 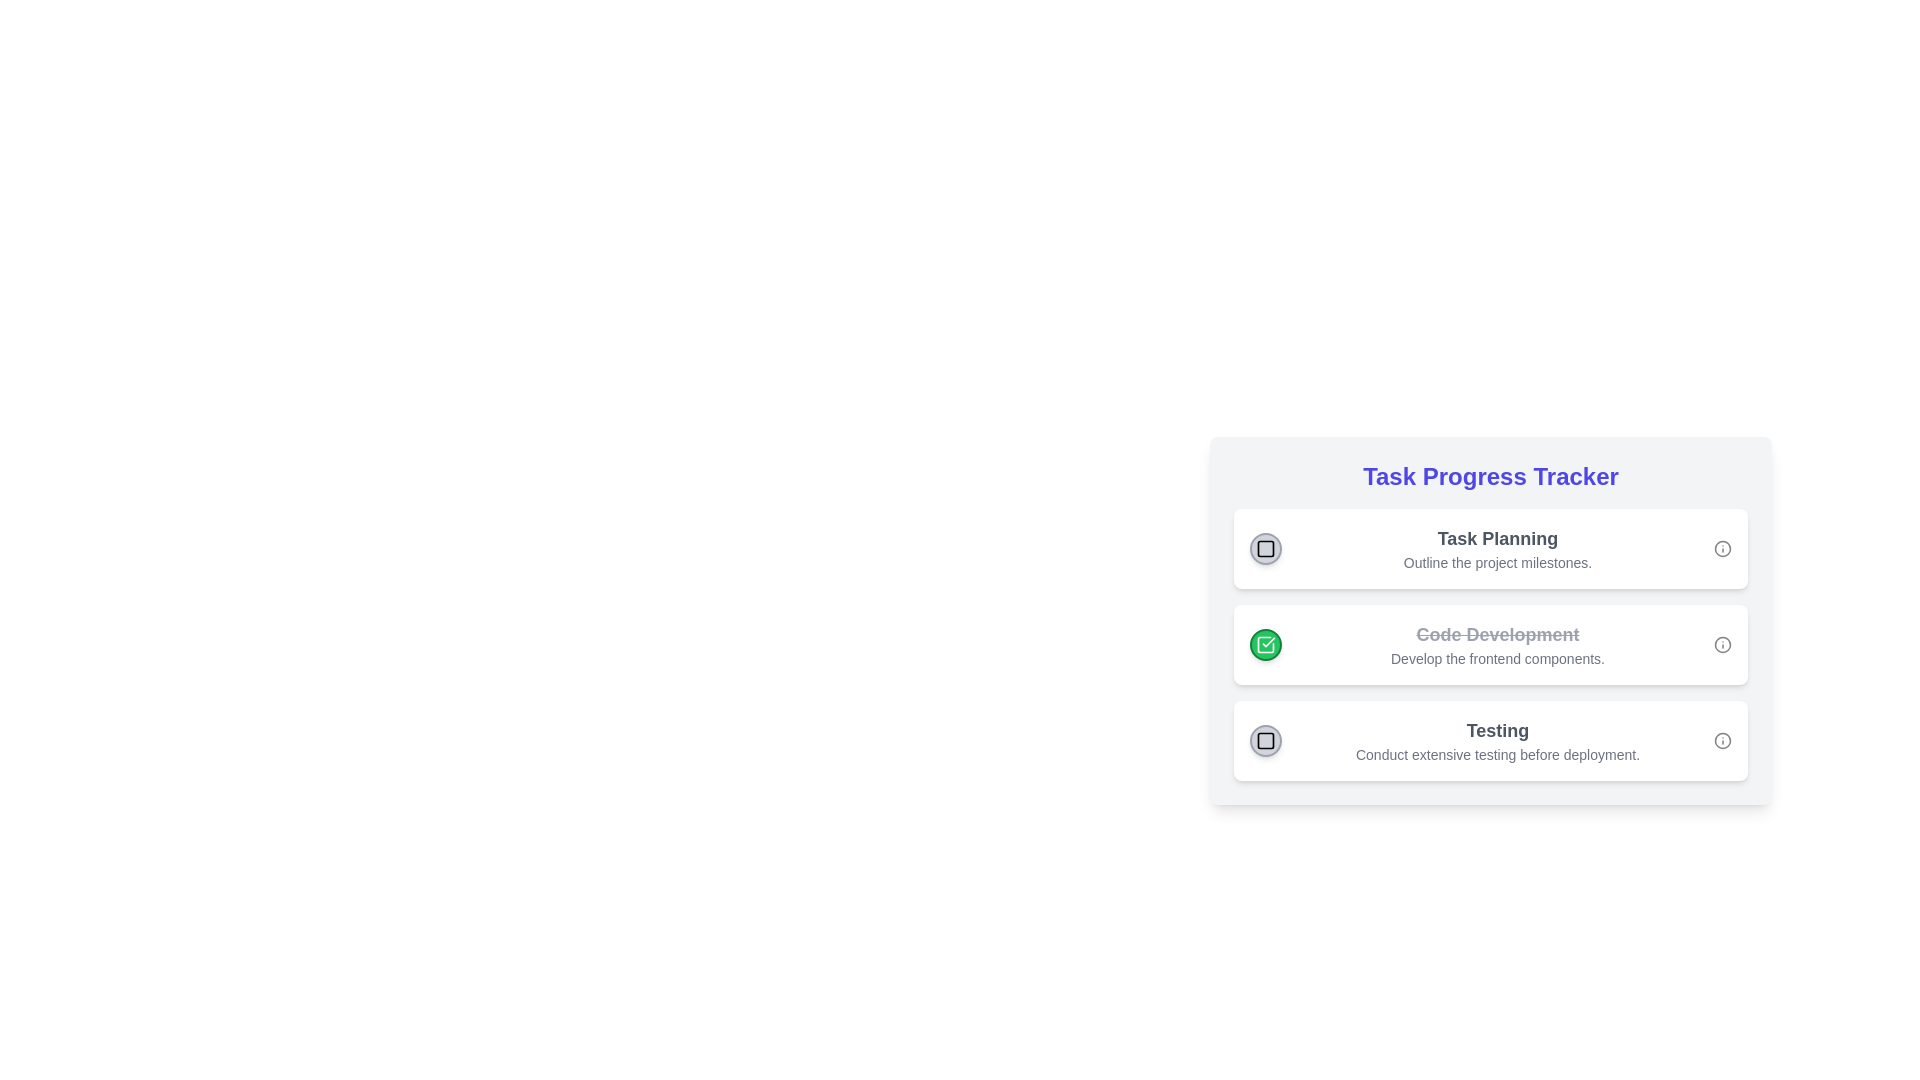 What do you see at coordinates (1265, 740) in the screenshot?
I see `the circular button with a light gray background and a black square icon, located on the left side of the third task row in the 'Task Progress Tracker'` at bounding box center [1265, 740].